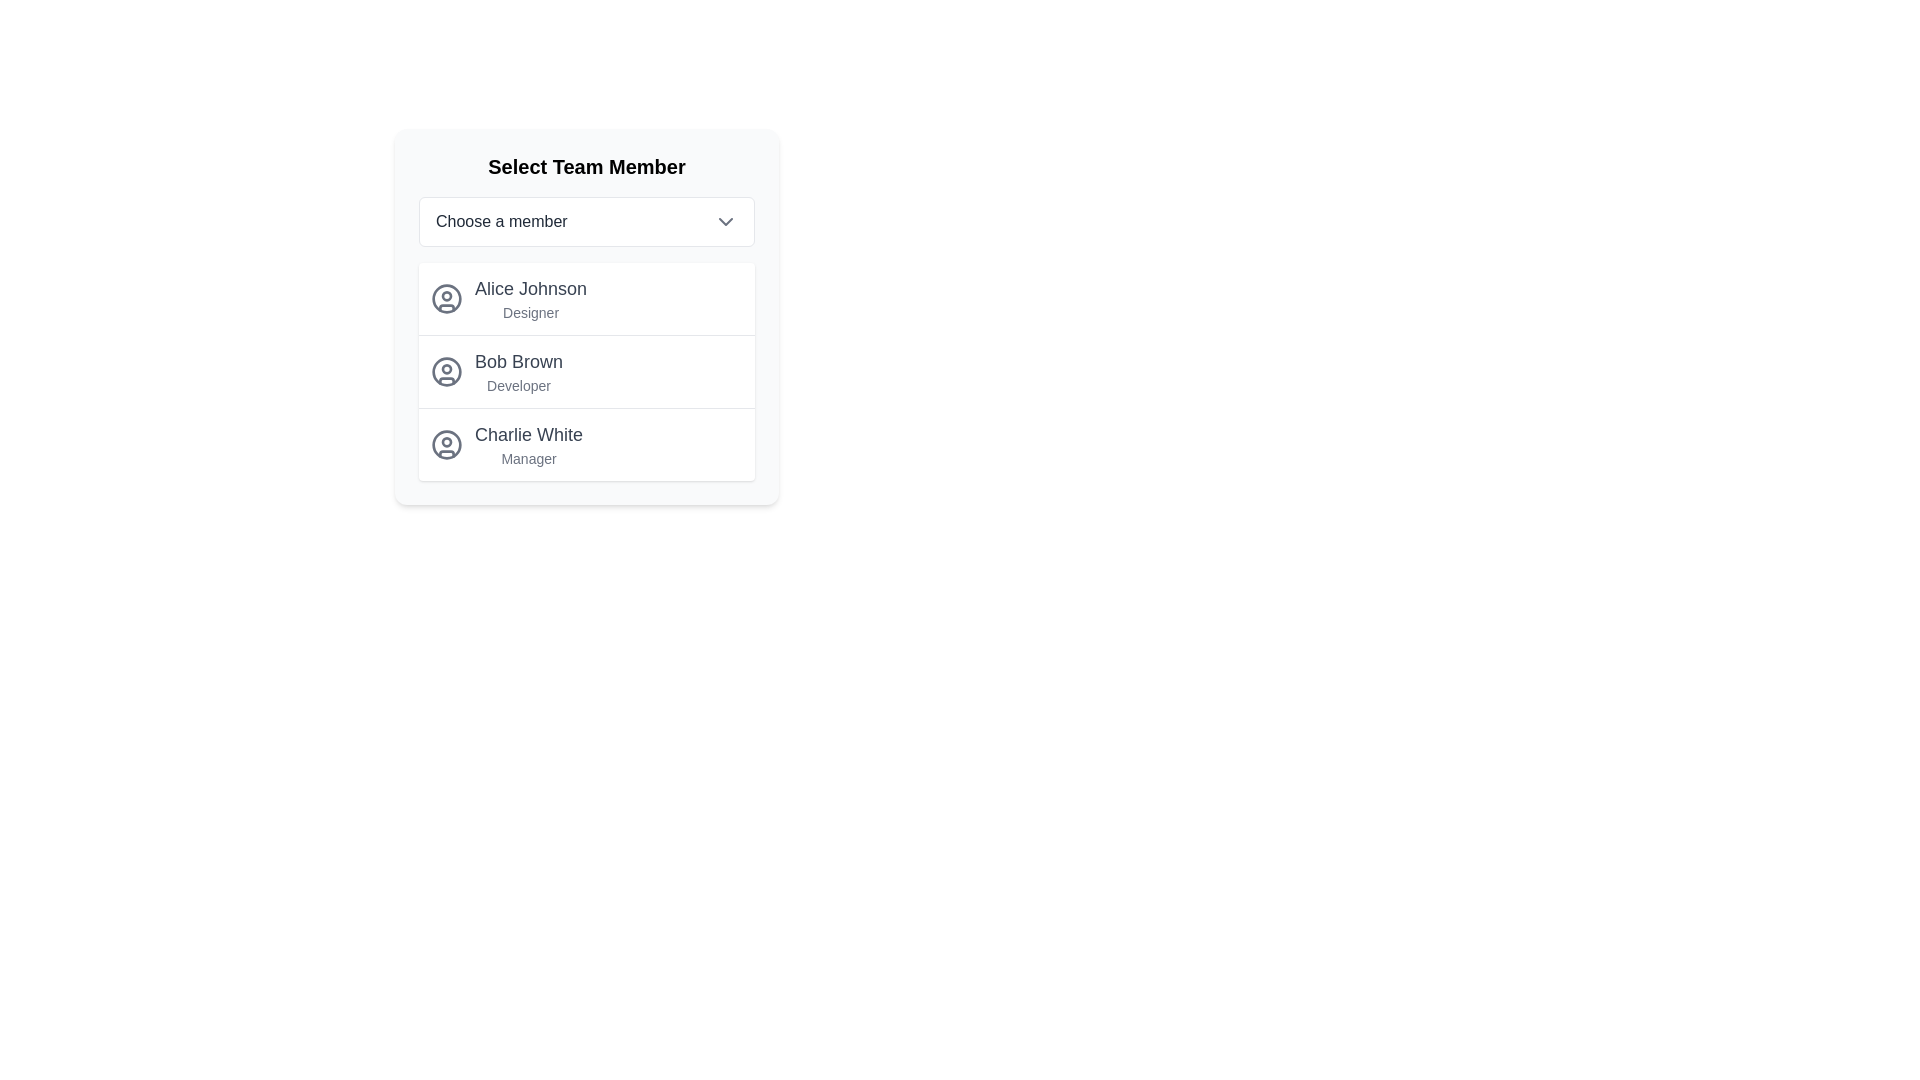  I want to click on text label 'Developer' which is a small light gray font positioned directly beneath the name 'Bob Brown' in the selection list of the 'Select Team Member' pop-up menu, so click(518, 385).